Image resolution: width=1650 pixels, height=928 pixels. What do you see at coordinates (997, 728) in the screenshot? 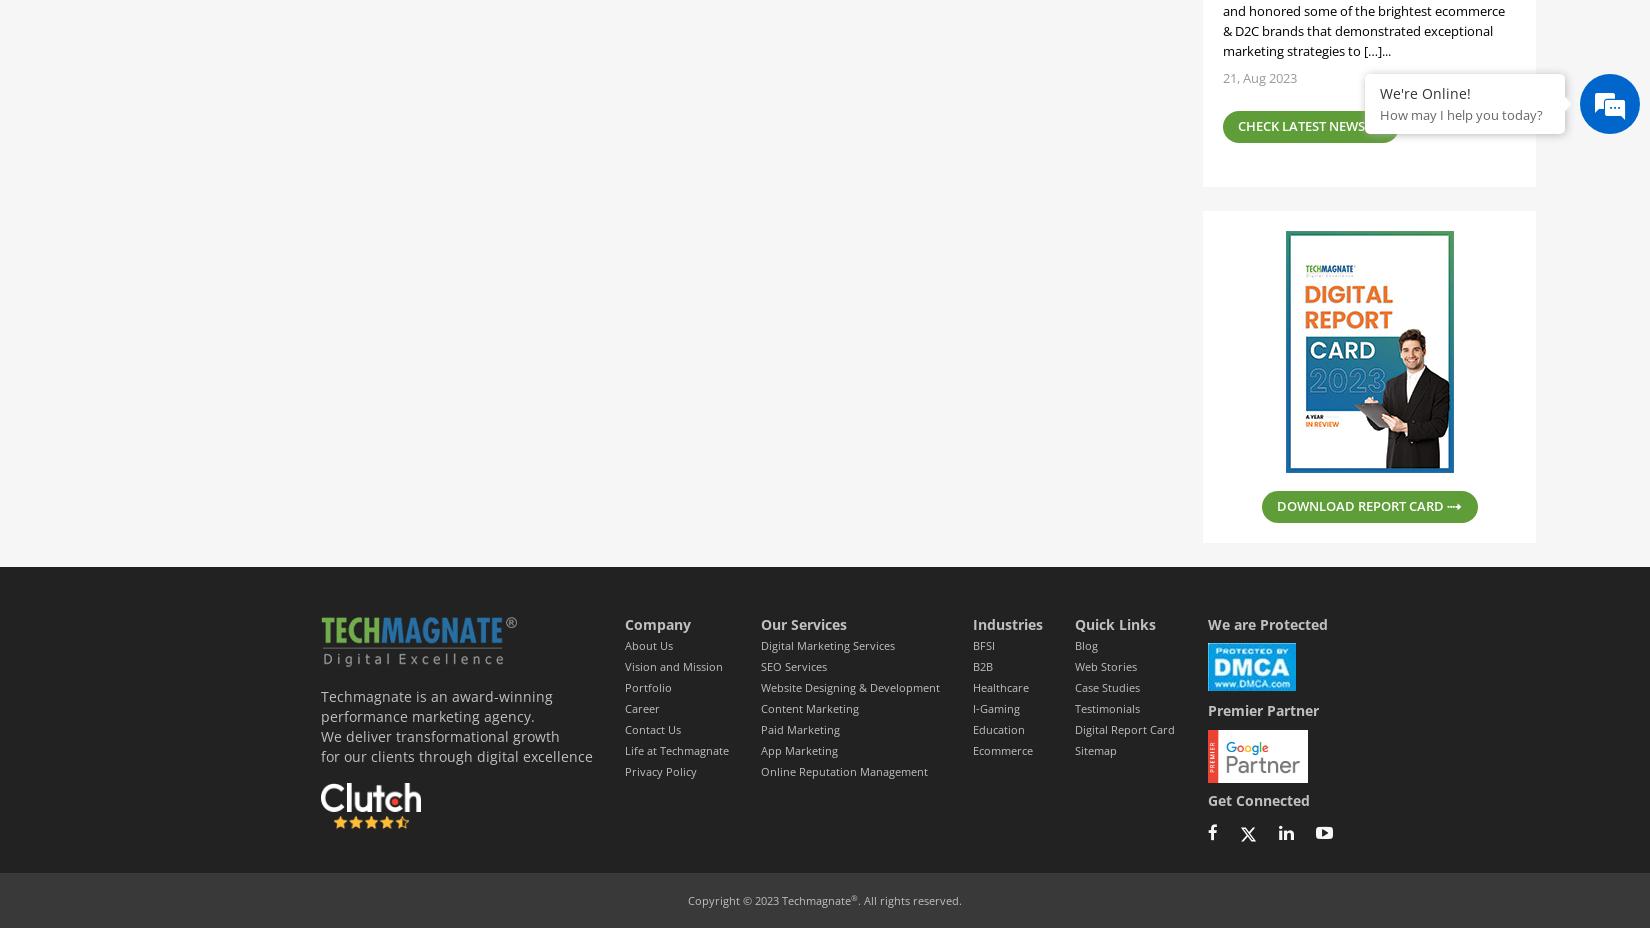
I see `'Education'` at bounding box center [997, 728].